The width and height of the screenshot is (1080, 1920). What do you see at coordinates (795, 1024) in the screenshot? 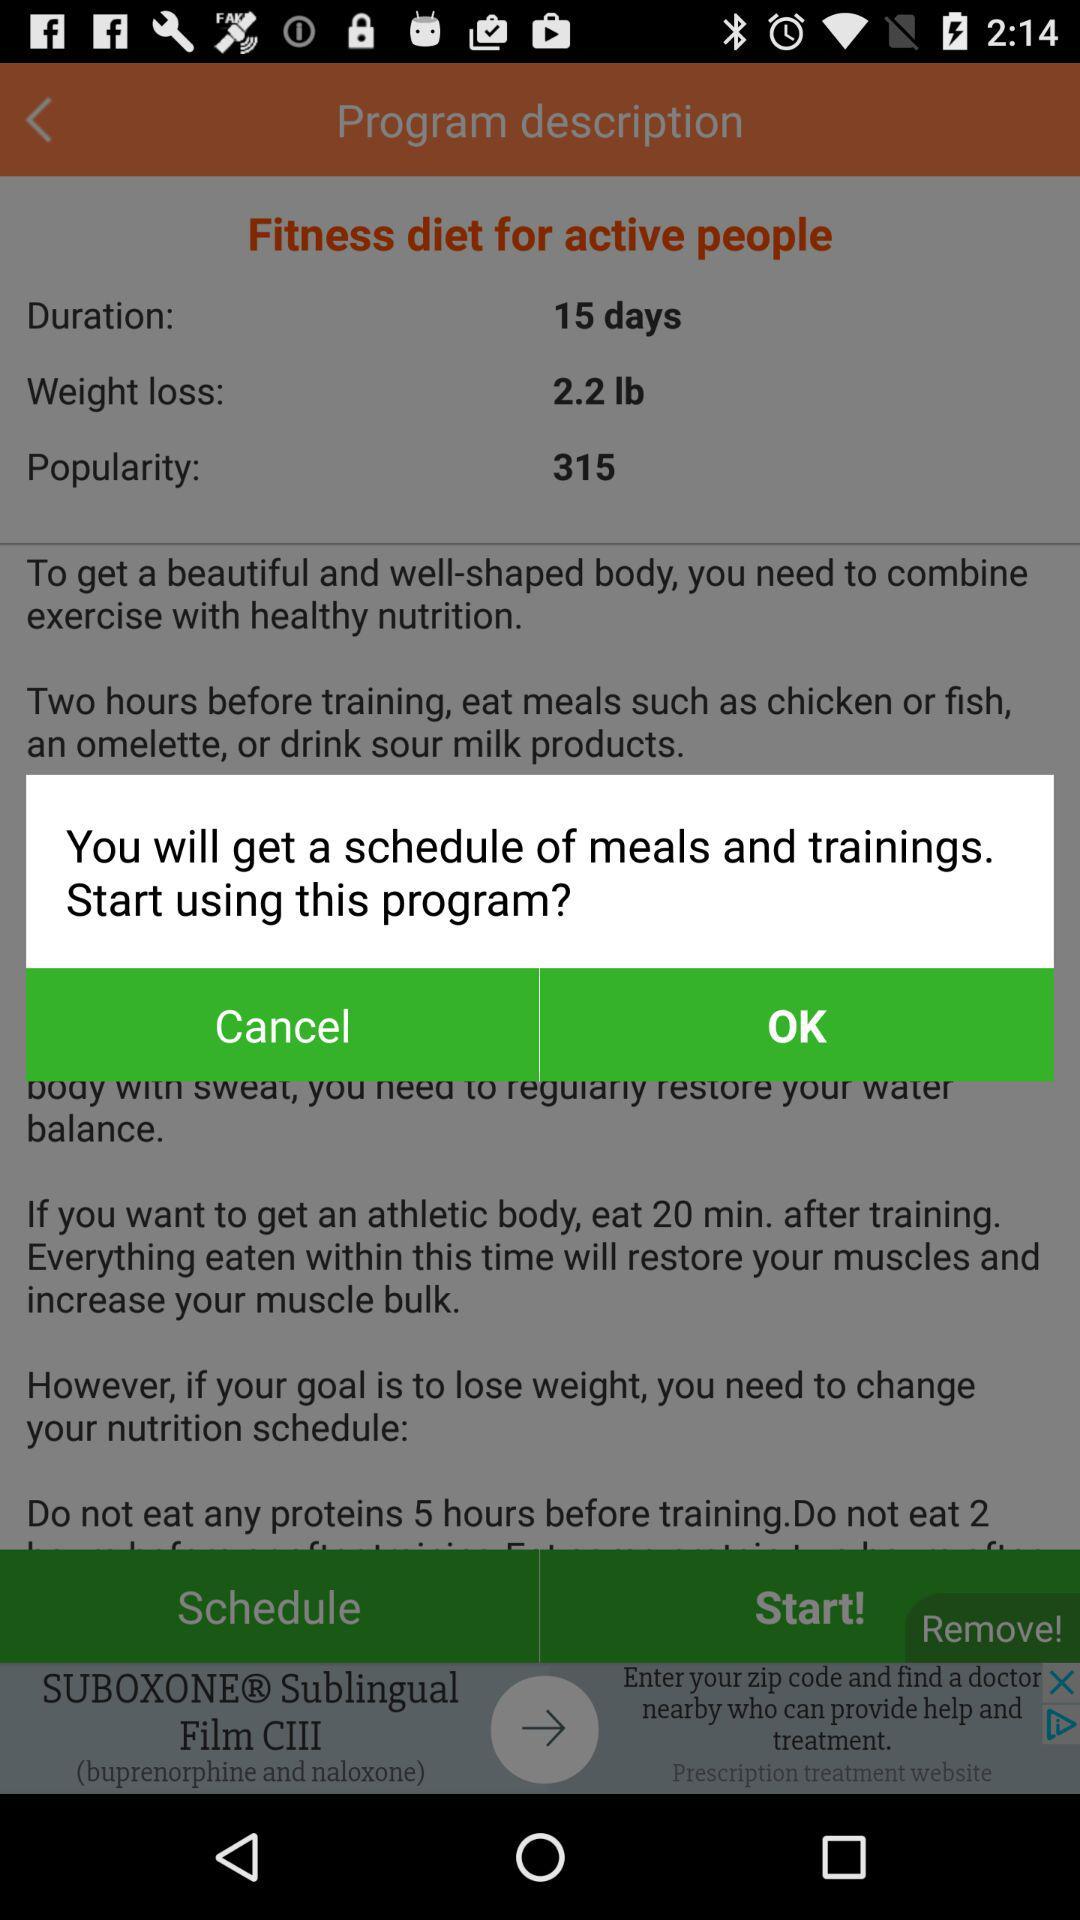
I see `icon below you will get` at bounding box center [795, 1024].